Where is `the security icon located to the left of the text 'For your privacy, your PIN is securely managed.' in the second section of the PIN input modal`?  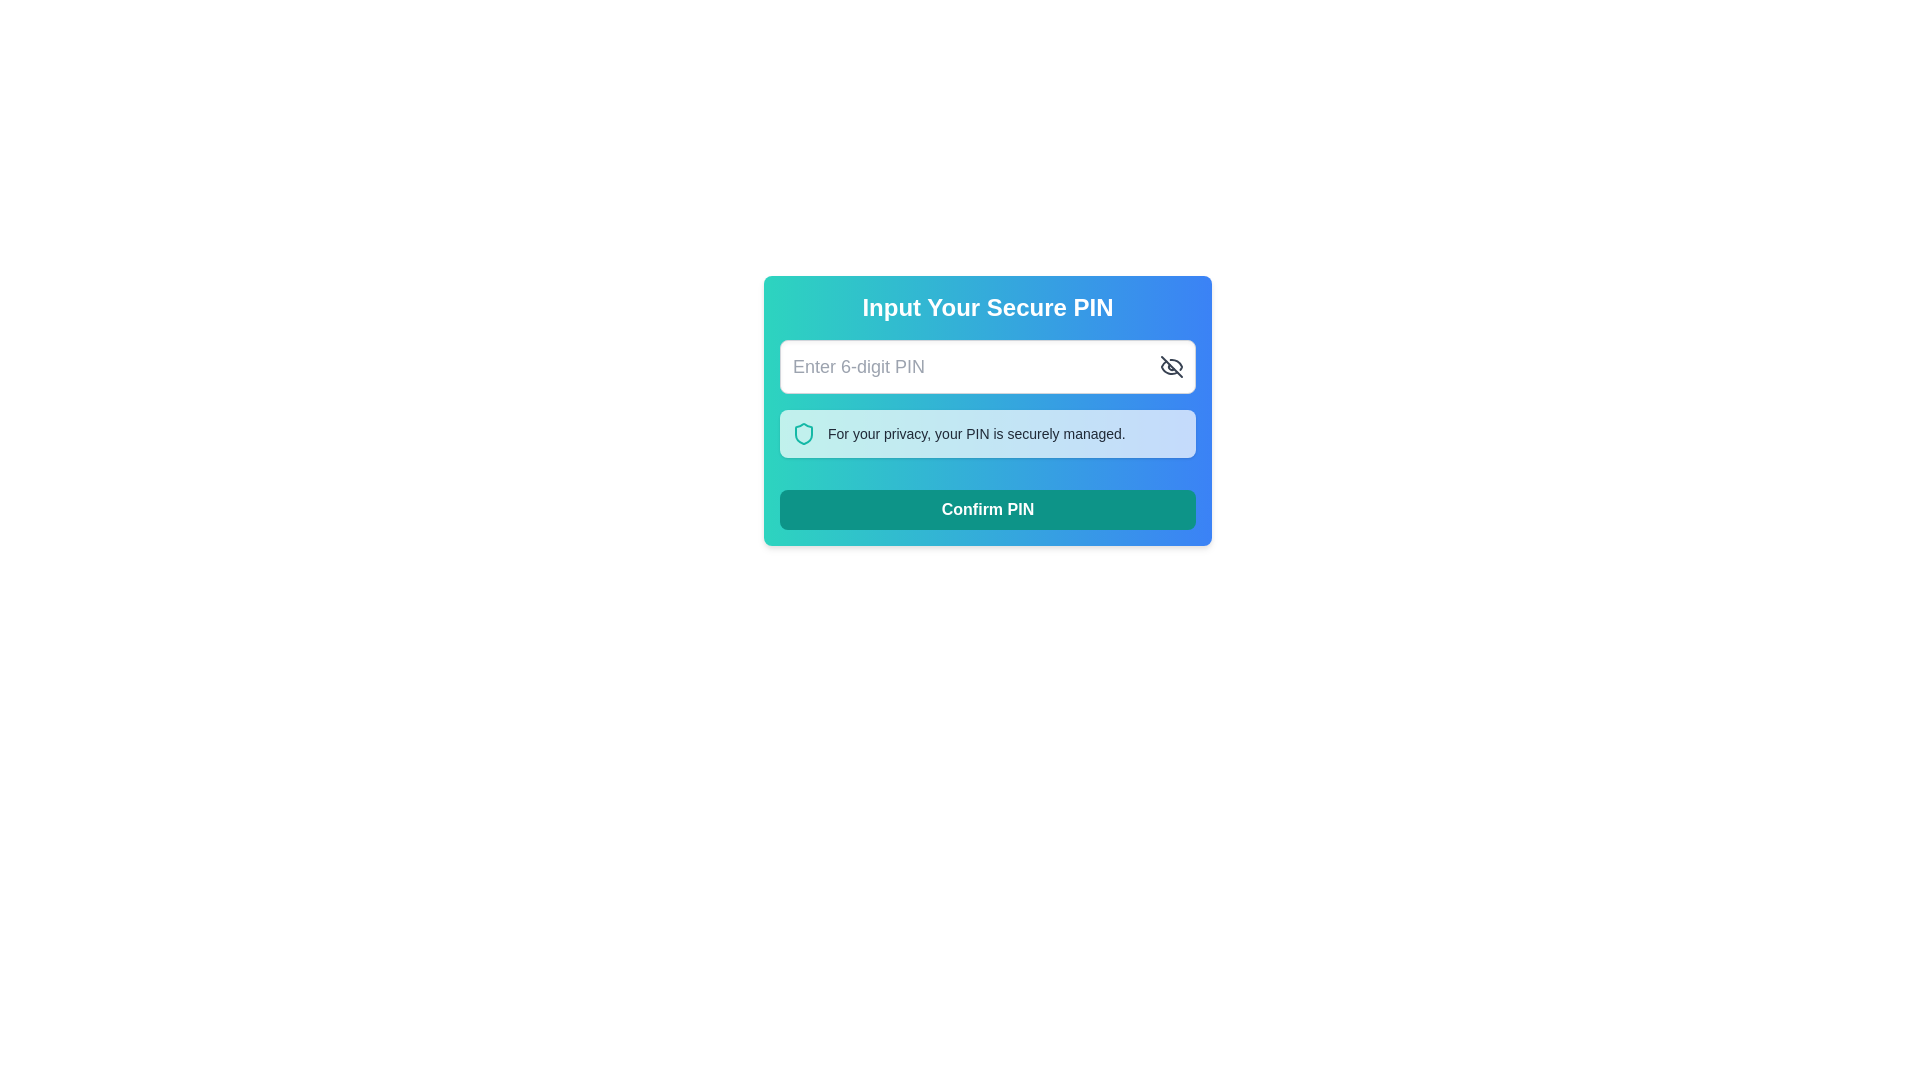
the security icon located to the left of the text 'For your privacy, your PIN is securely managed.' in the second section of the PIN input modal is located at coordinates (804, 433).